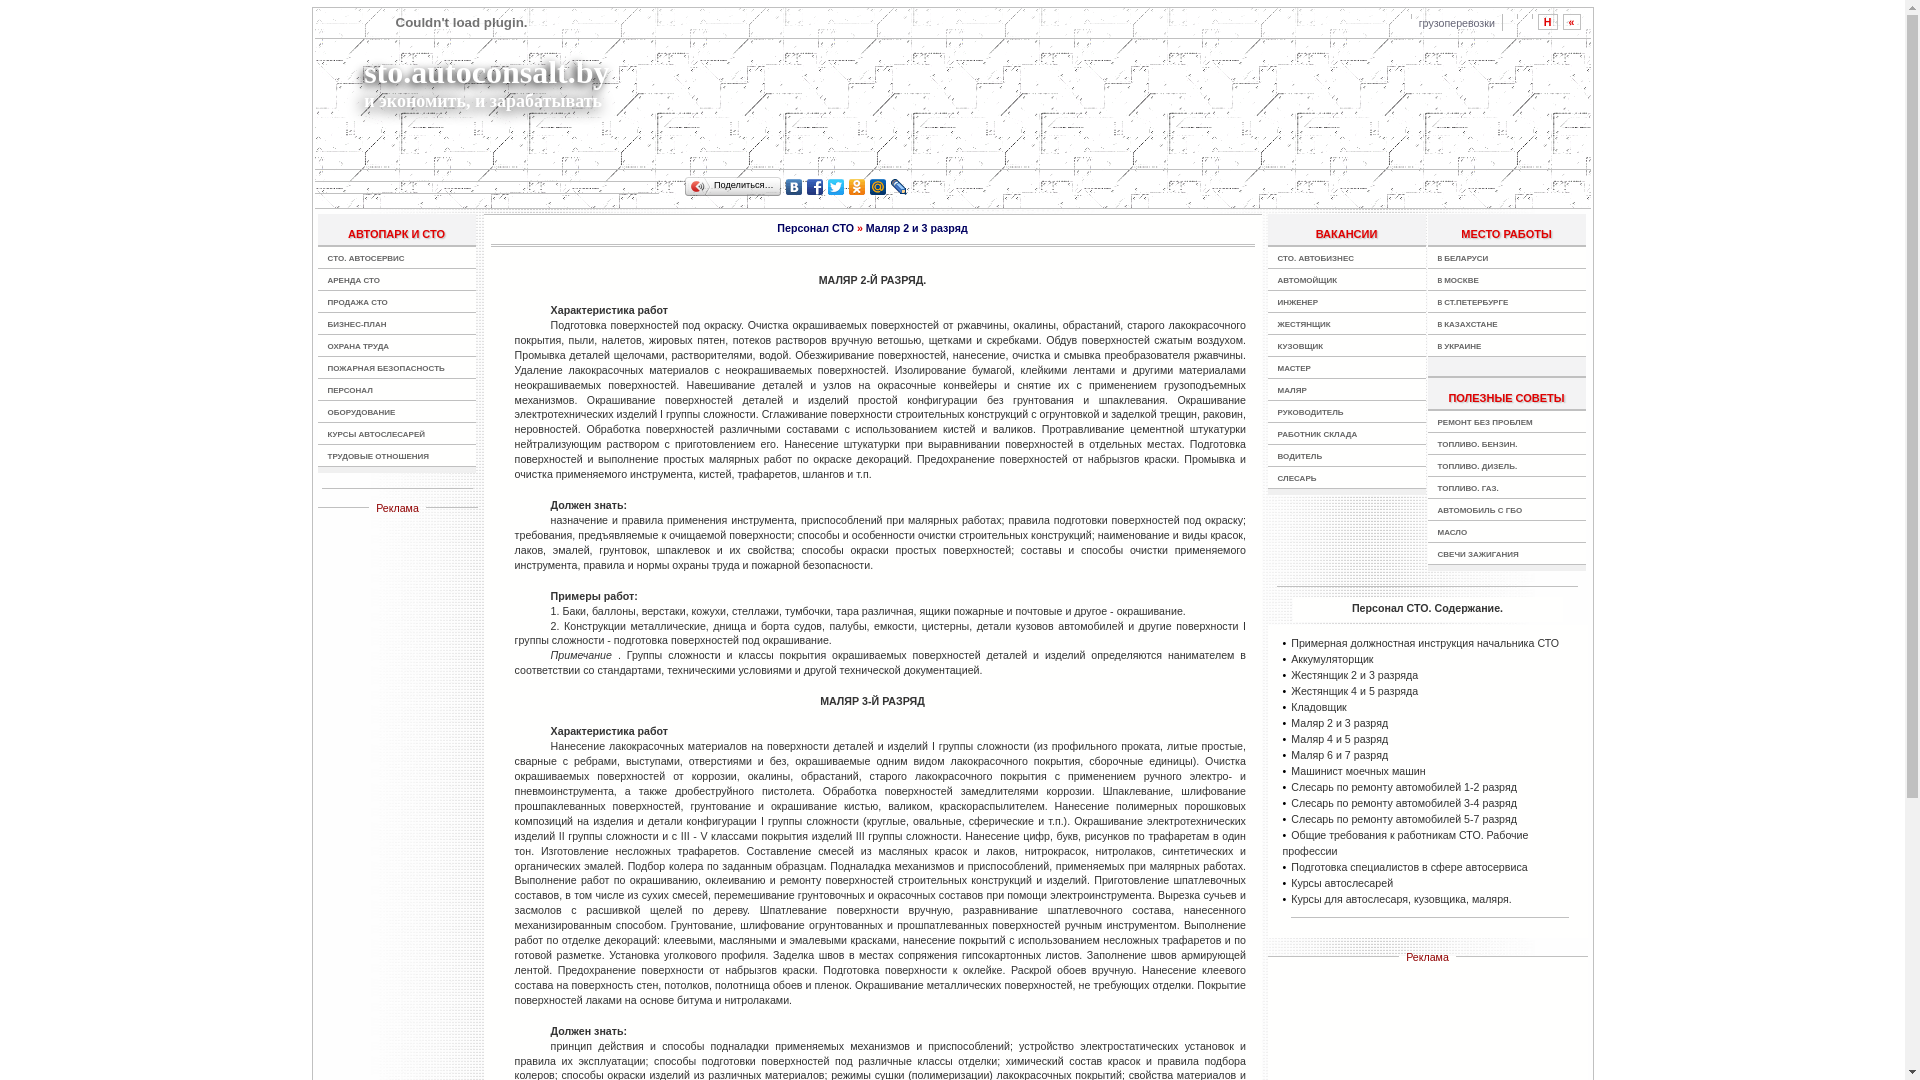 Image resolution: width=1920 pixels, height=1080 pixels. Describe the element at coordinates (836, 186) in the screenshot. I see `'Twitter'` at that location.